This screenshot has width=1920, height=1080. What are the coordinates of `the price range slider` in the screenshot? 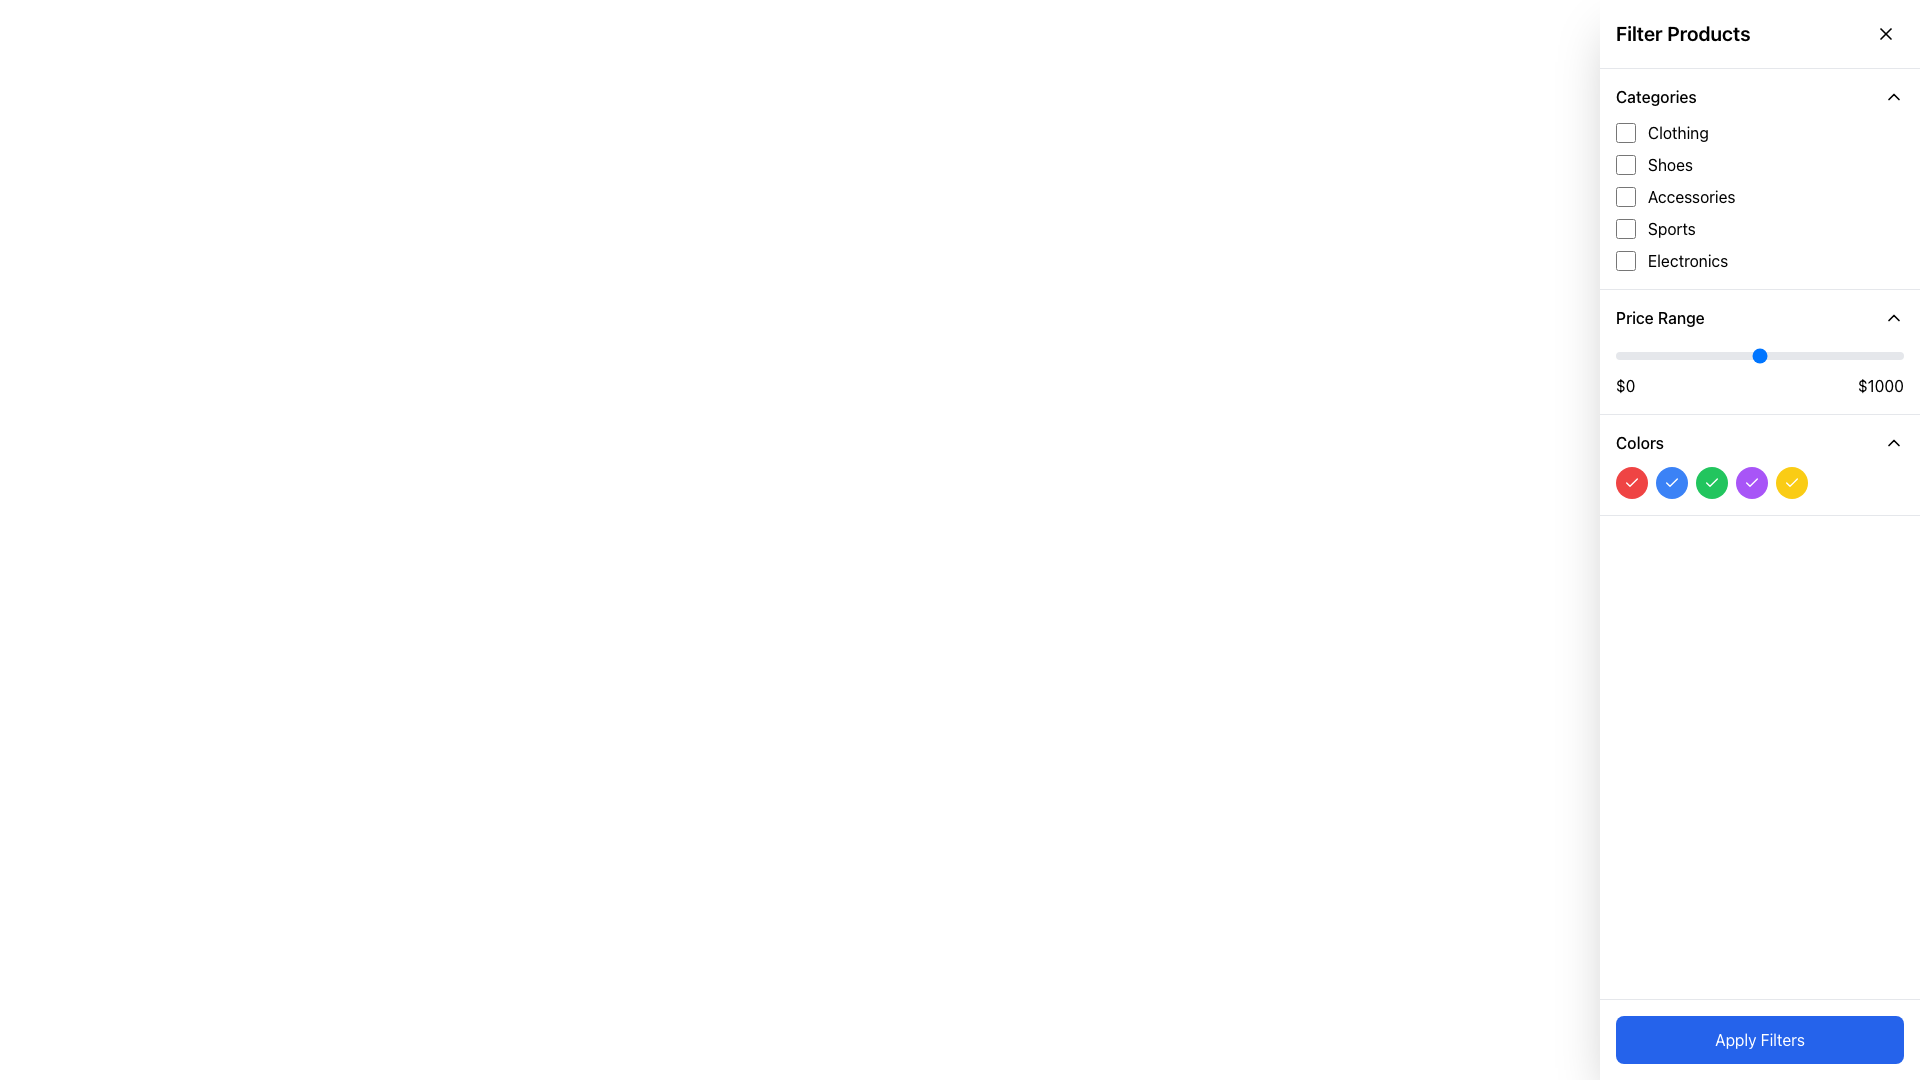 It's located at (1888, 354).